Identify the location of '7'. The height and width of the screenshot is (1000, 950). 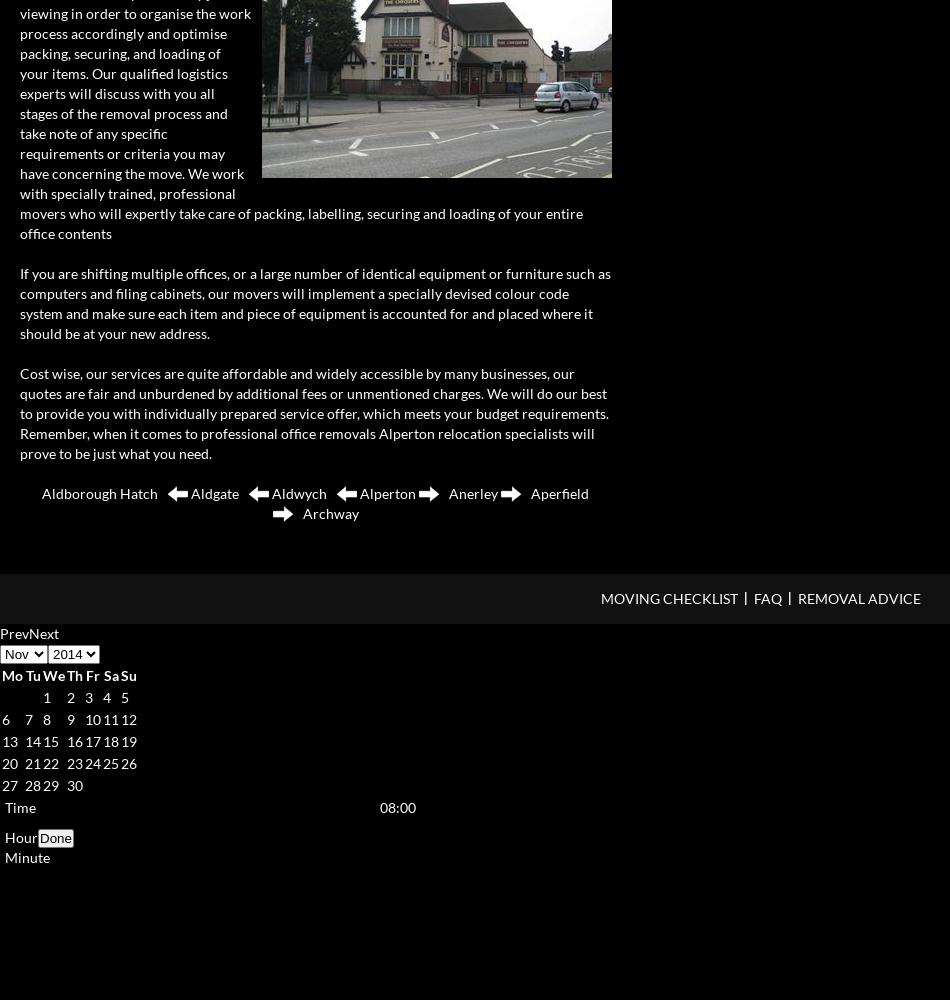
(28, 717).